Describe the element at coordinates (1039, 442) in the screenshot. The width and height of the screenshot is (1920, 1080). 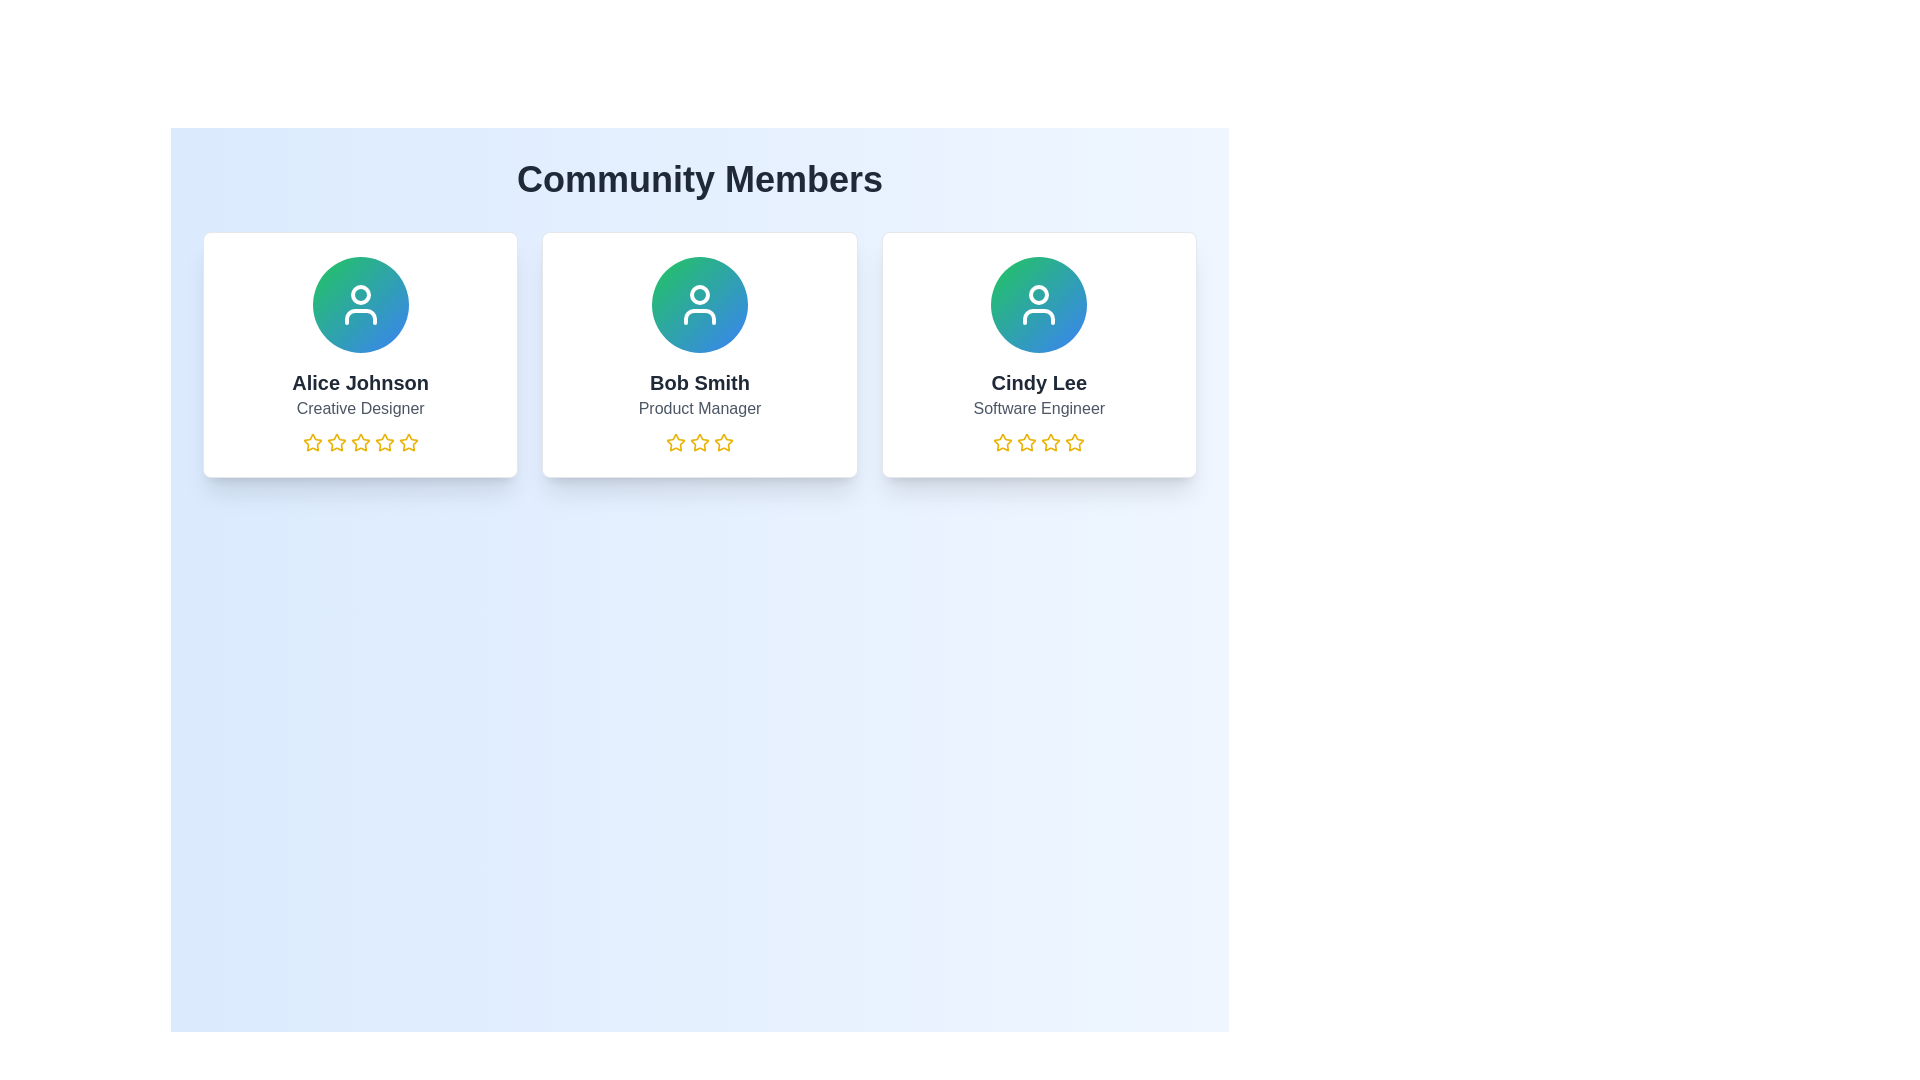
I see `the static star rating widget located below the text describing 'Cindy Lee', a Software Engineer, in the bottom section of her profile card` at that location.